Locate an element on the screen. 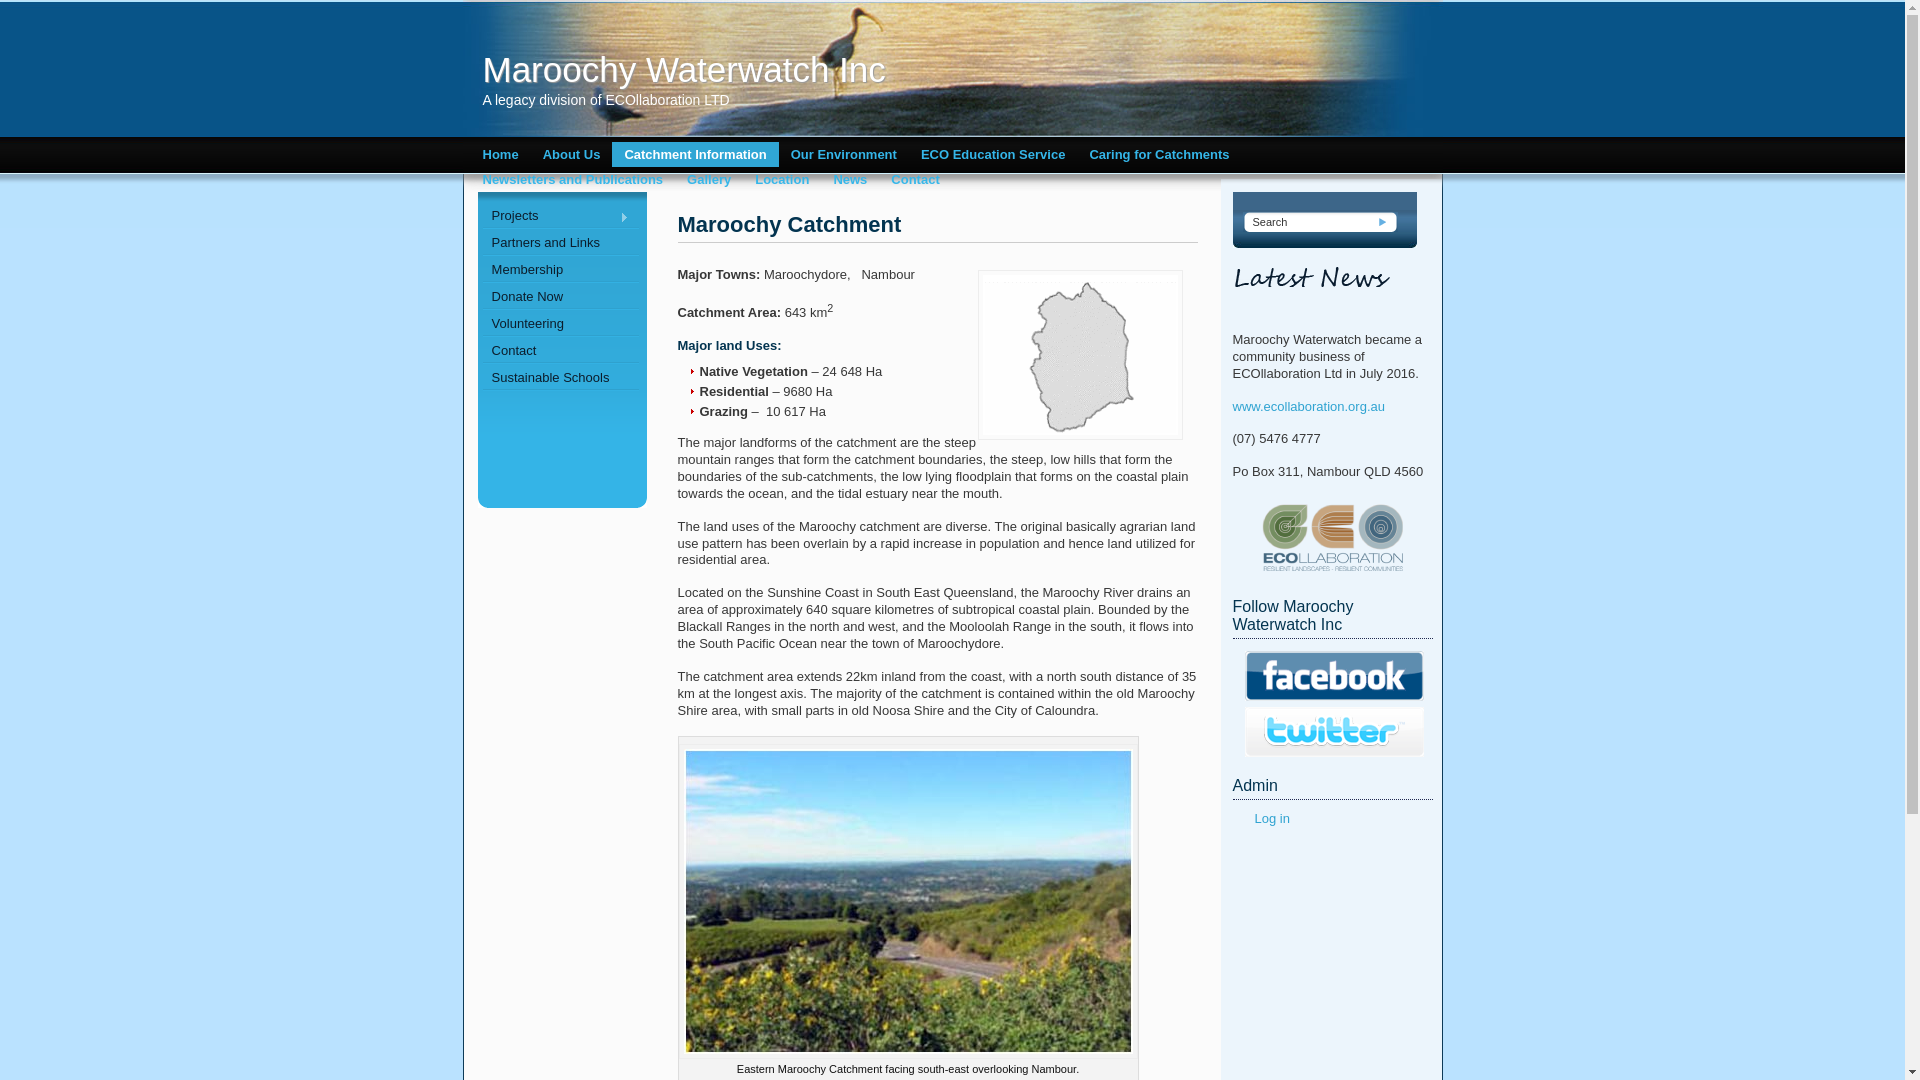 The image size is (1920, 1080). 'Contact' is located at coordinates (560, 349).